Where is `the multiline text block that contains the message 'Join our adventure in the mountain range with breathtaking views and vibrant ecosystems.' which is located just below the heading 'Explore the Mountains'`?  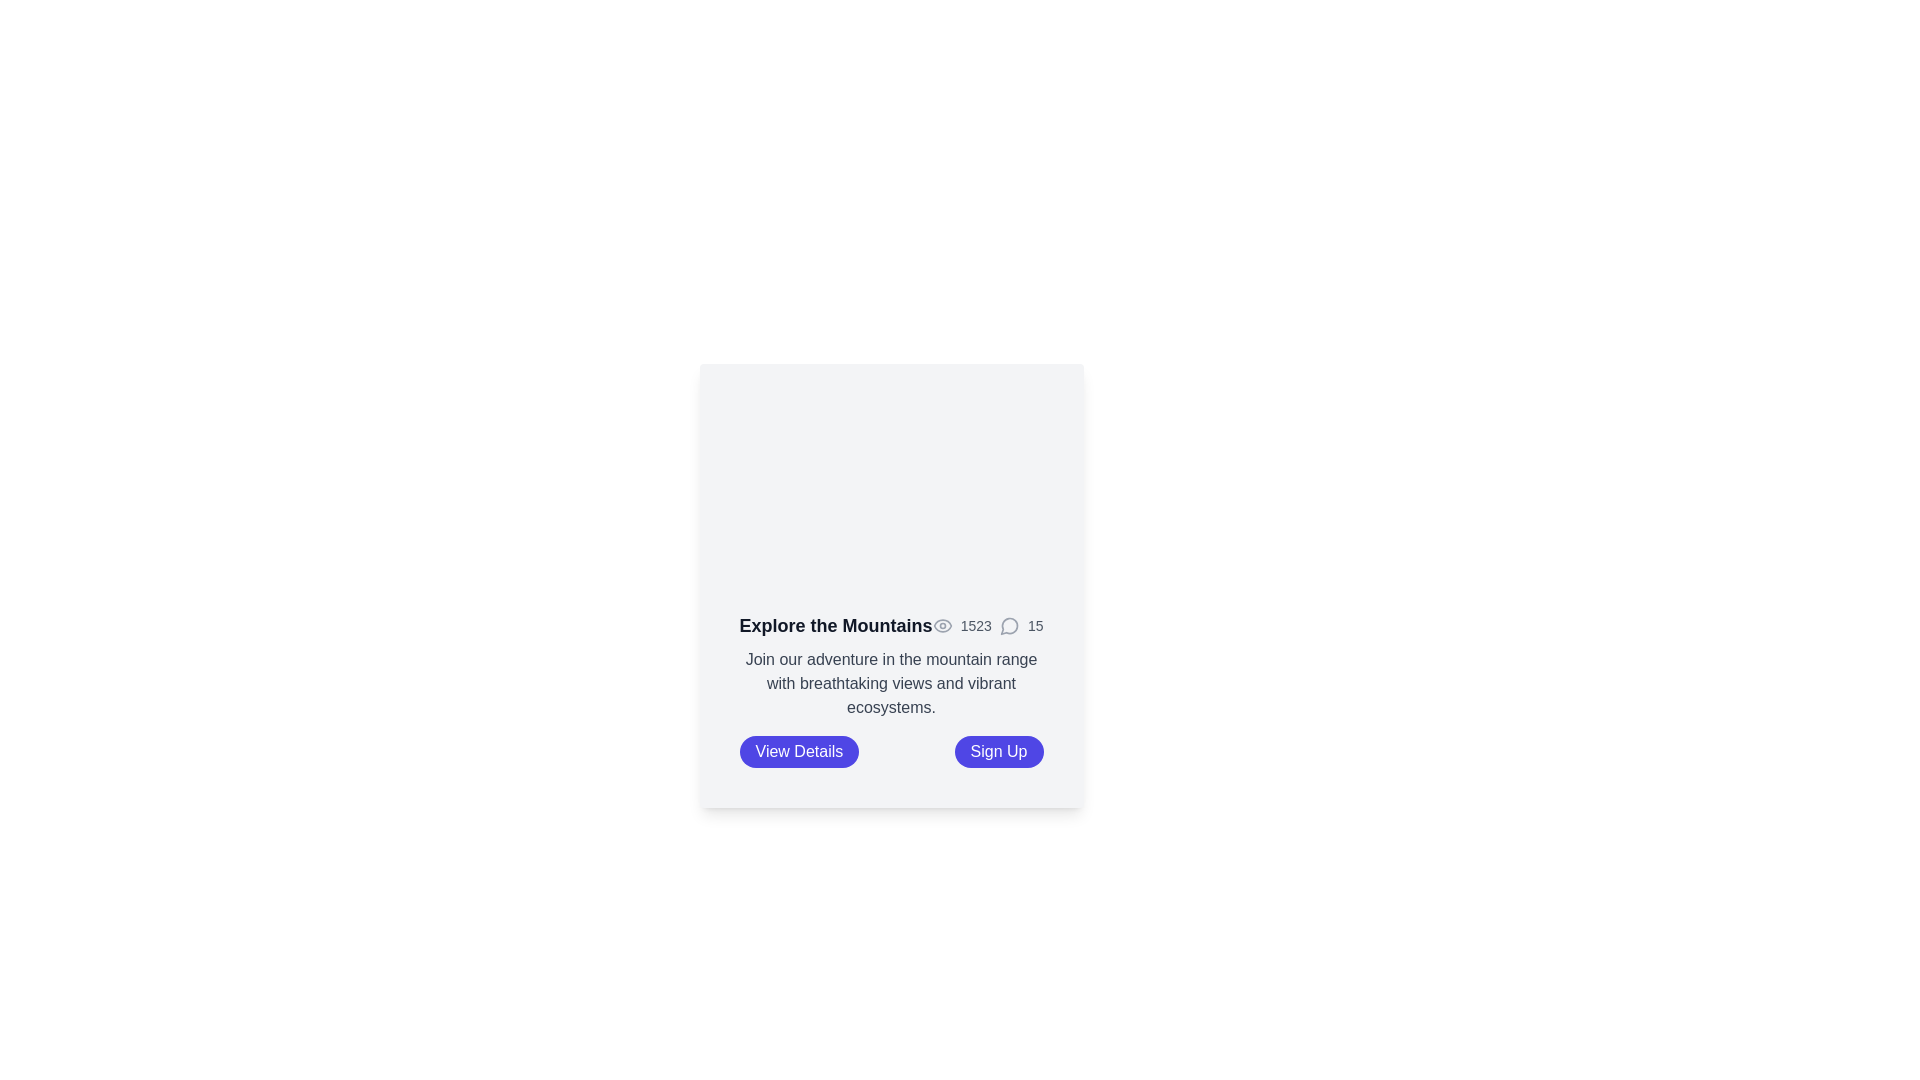
the multiline text block that contains the message 'Join our adventure in the mountain range with breathtaking views and vibrant ecosystems.' which is located just below the heading 'Explore the Mountains' is located at coordinates (890, 682).